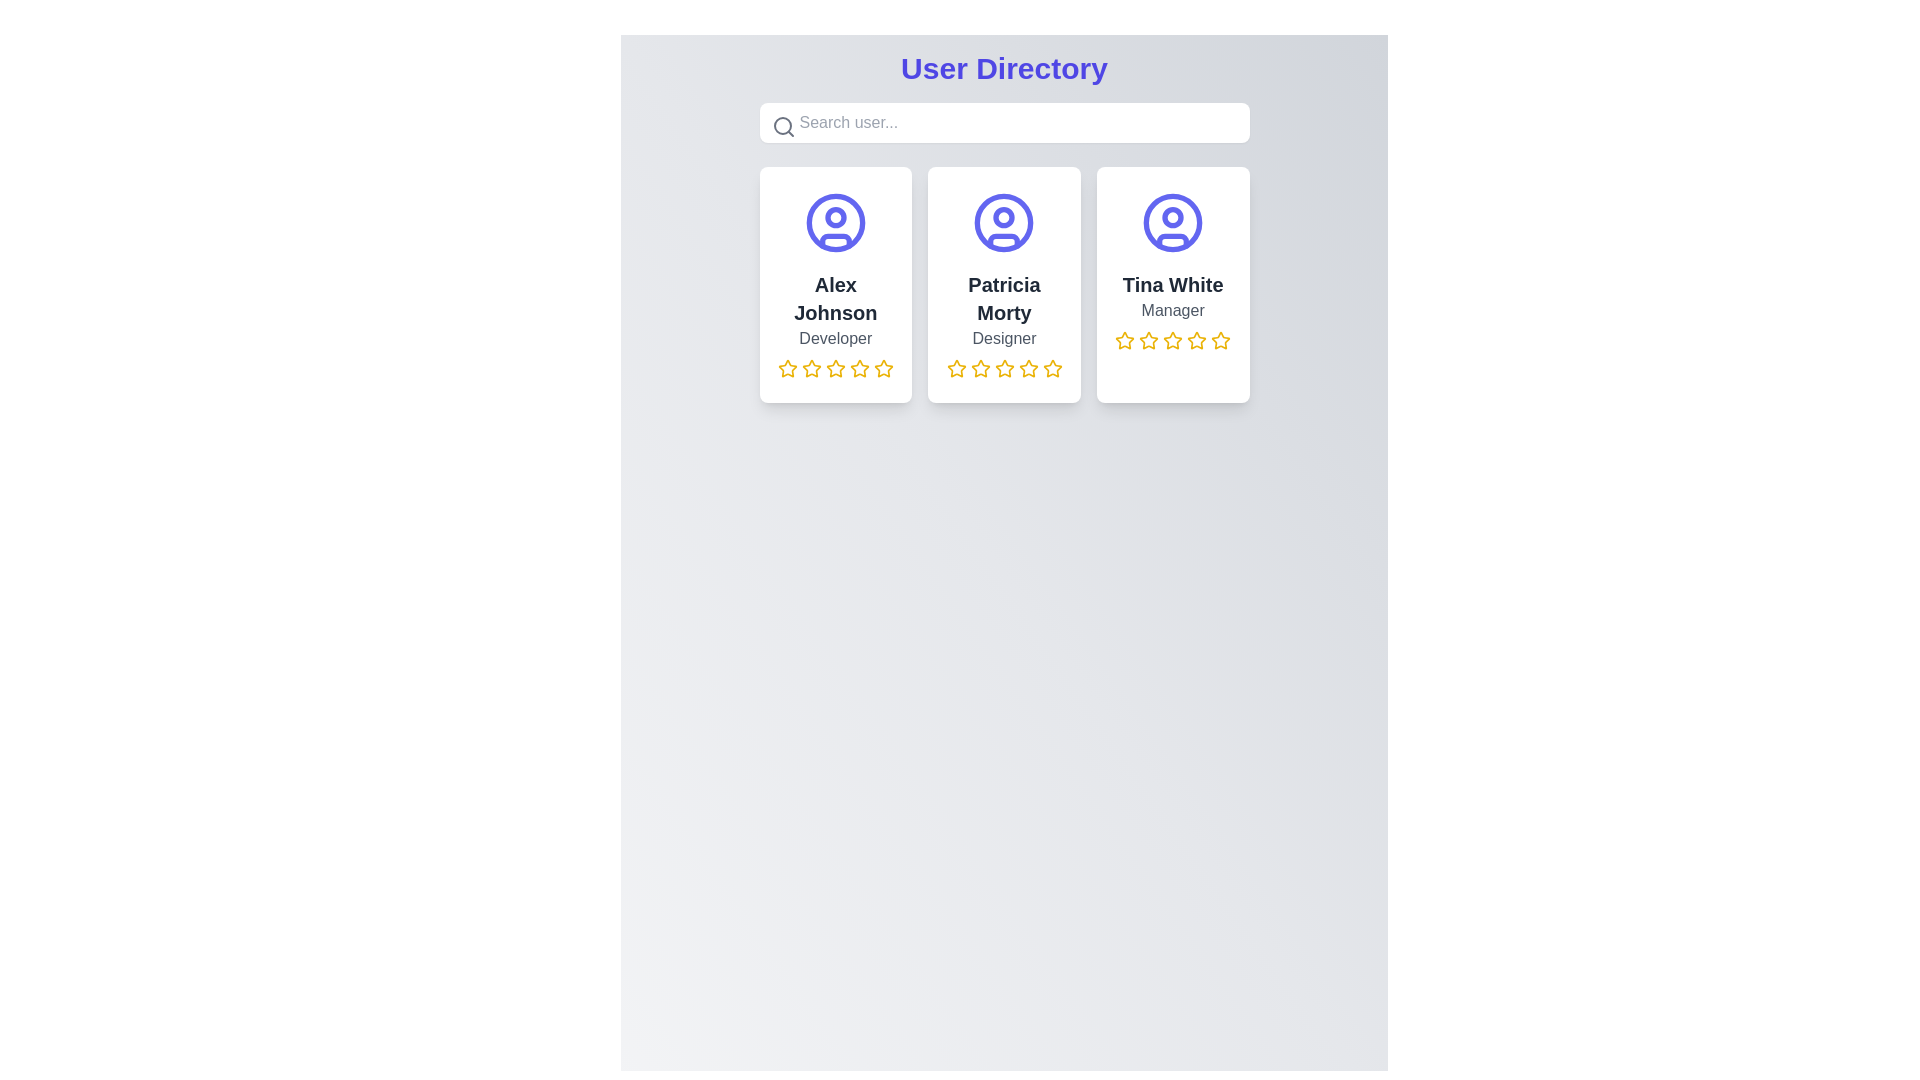 The height and width of the screenshot is (1080, 1920). I want to click on the yellow star icon with a hollow center outlined in yellow, so click(786, 368).